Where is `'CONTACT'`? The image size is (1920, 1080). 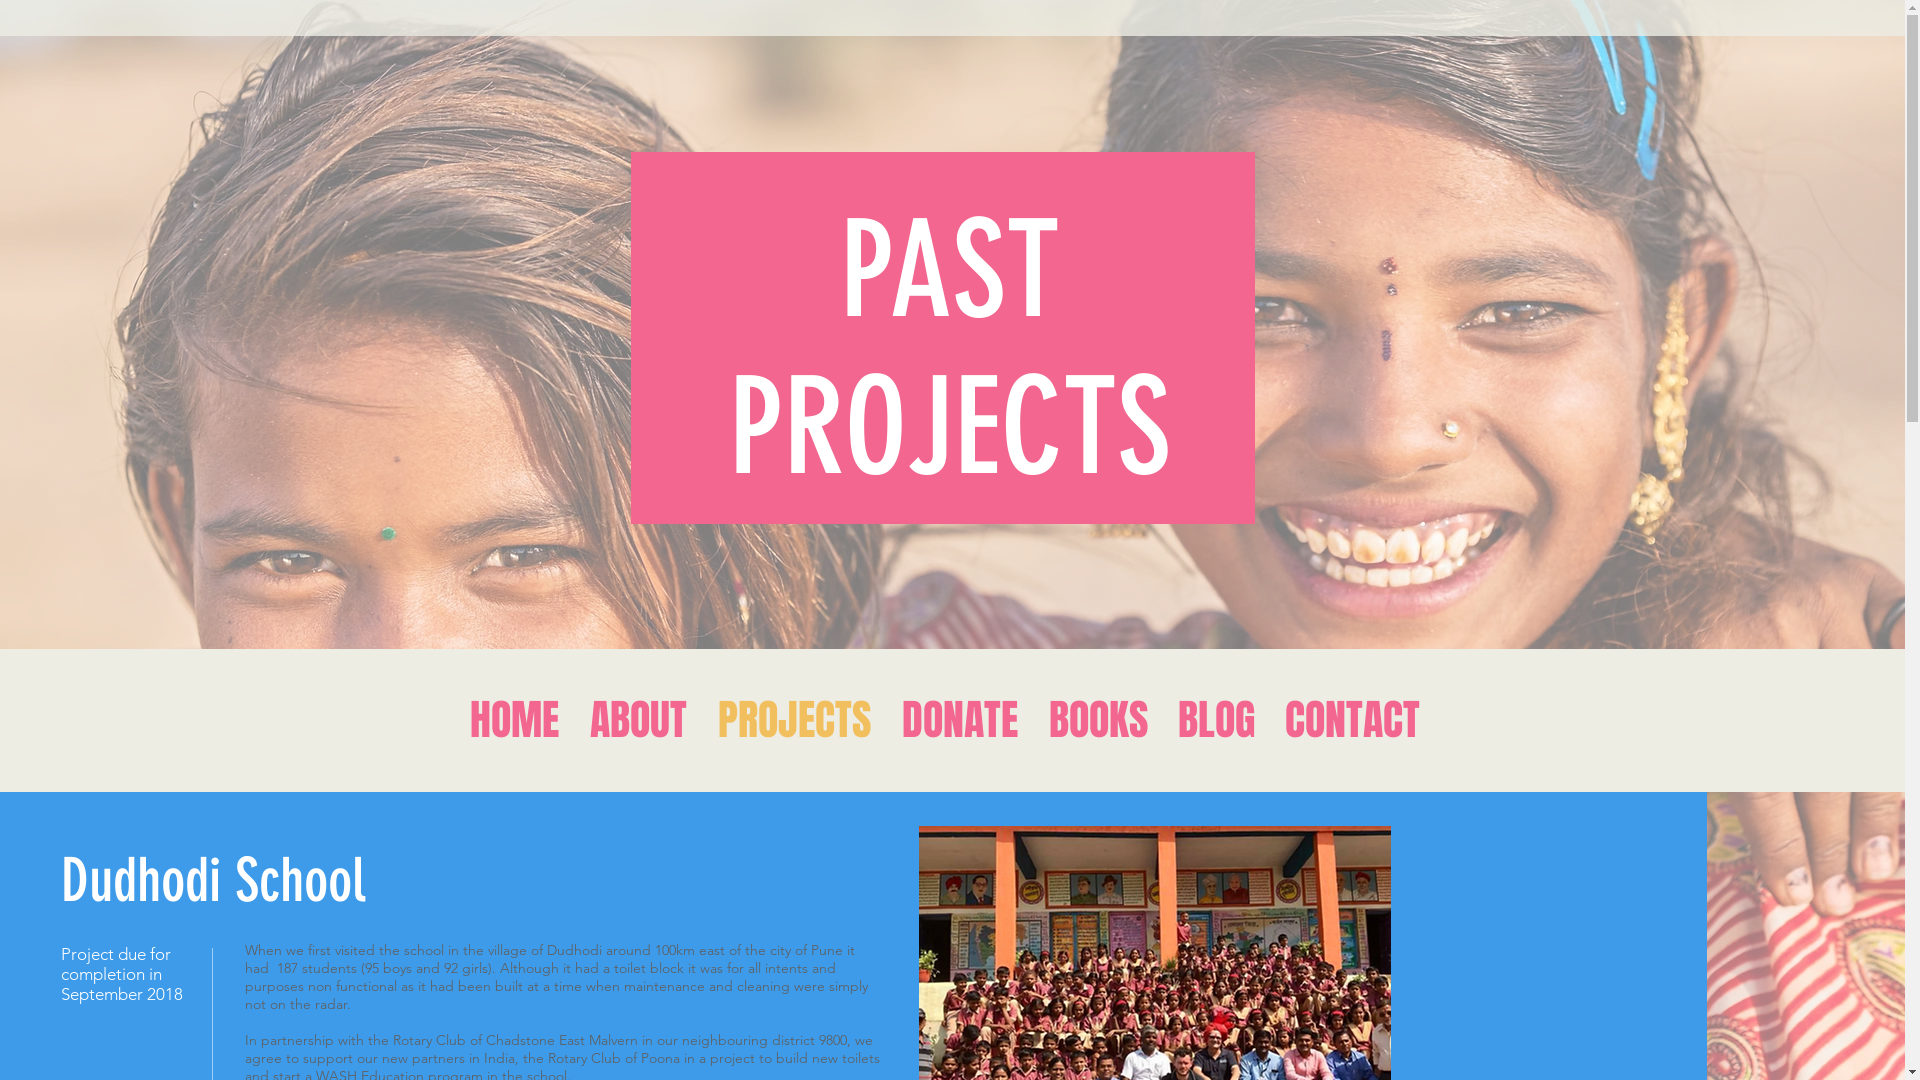 'CONTACT' is located at coordinates (1269, 720).